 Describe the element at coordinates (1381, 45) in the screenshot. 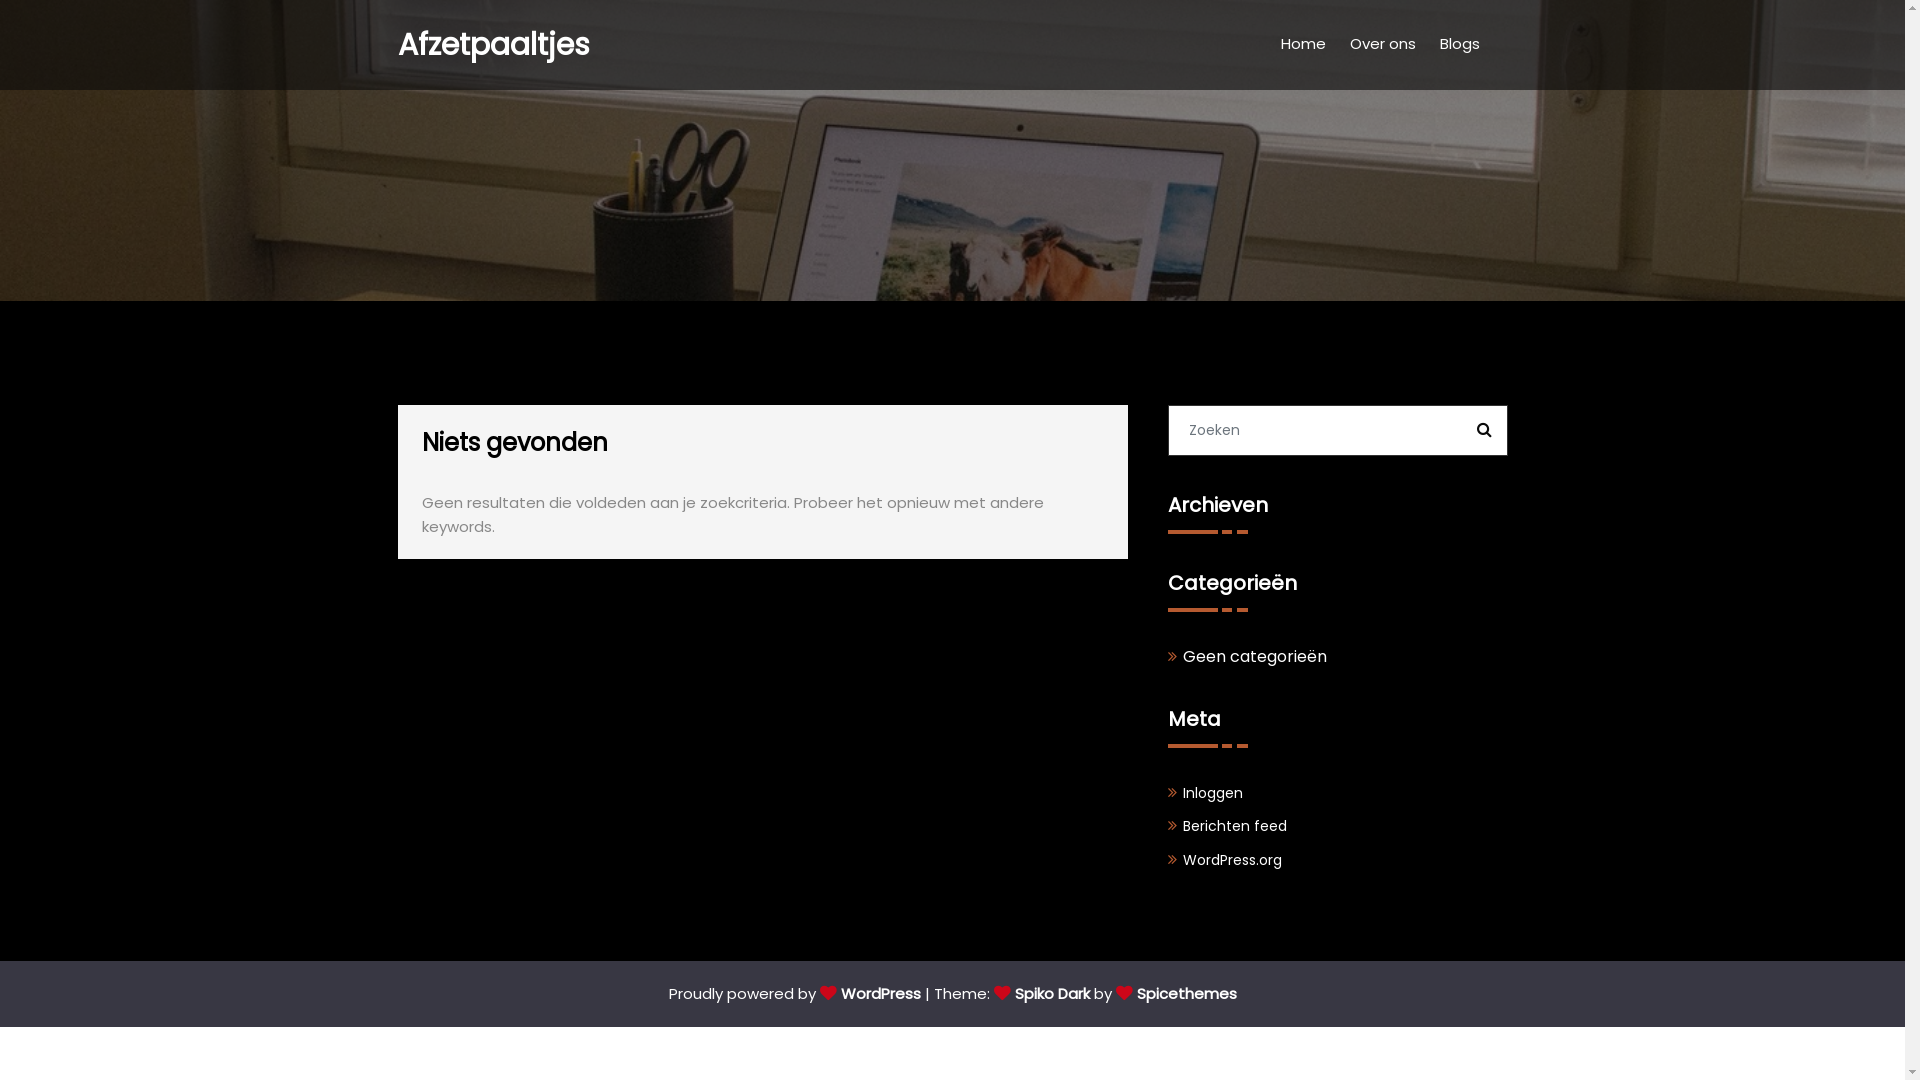

I see `'Over ons'` at that location.